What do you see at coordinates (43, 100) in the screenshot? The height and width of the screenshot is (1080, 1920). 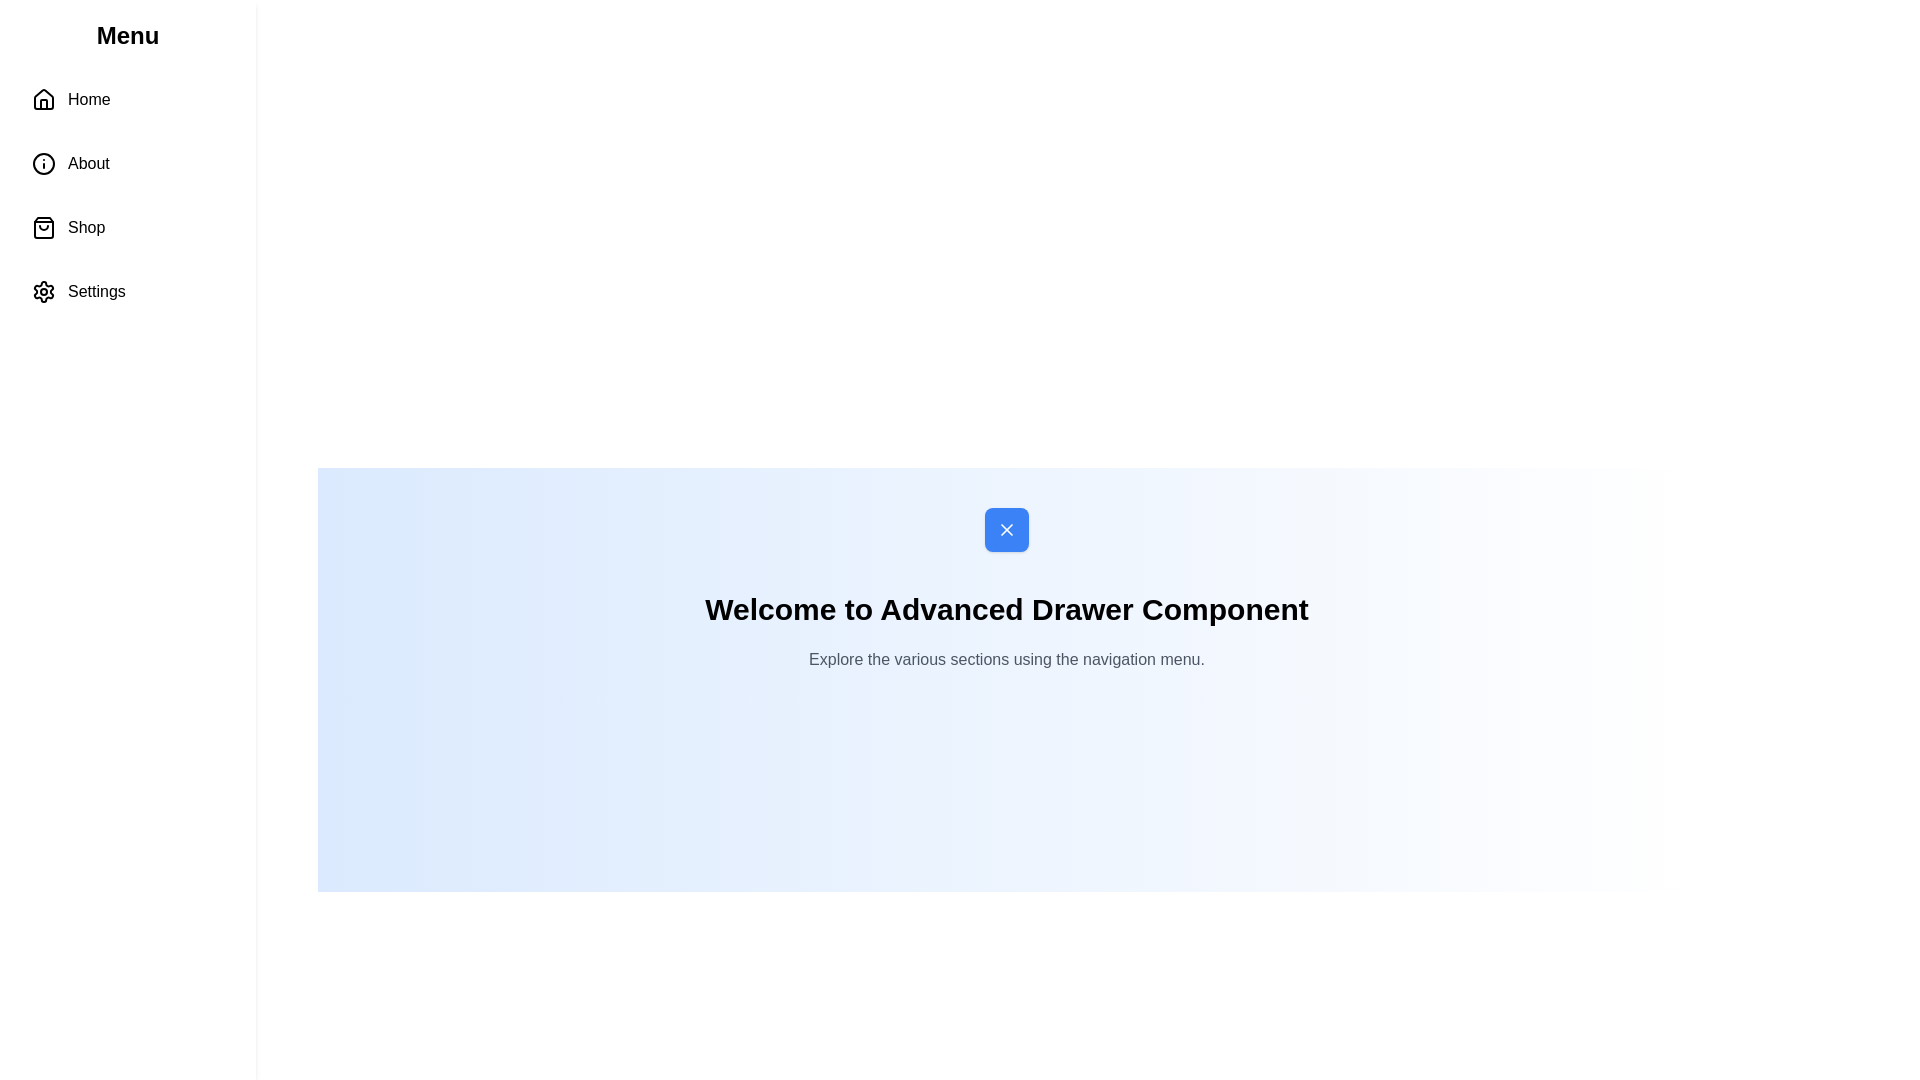 I see `the house icon that represents the 'Home' menu option in the vertical navigation bar, positioned directly to the left of the text 'Home'` at bounding box center [43, 100].